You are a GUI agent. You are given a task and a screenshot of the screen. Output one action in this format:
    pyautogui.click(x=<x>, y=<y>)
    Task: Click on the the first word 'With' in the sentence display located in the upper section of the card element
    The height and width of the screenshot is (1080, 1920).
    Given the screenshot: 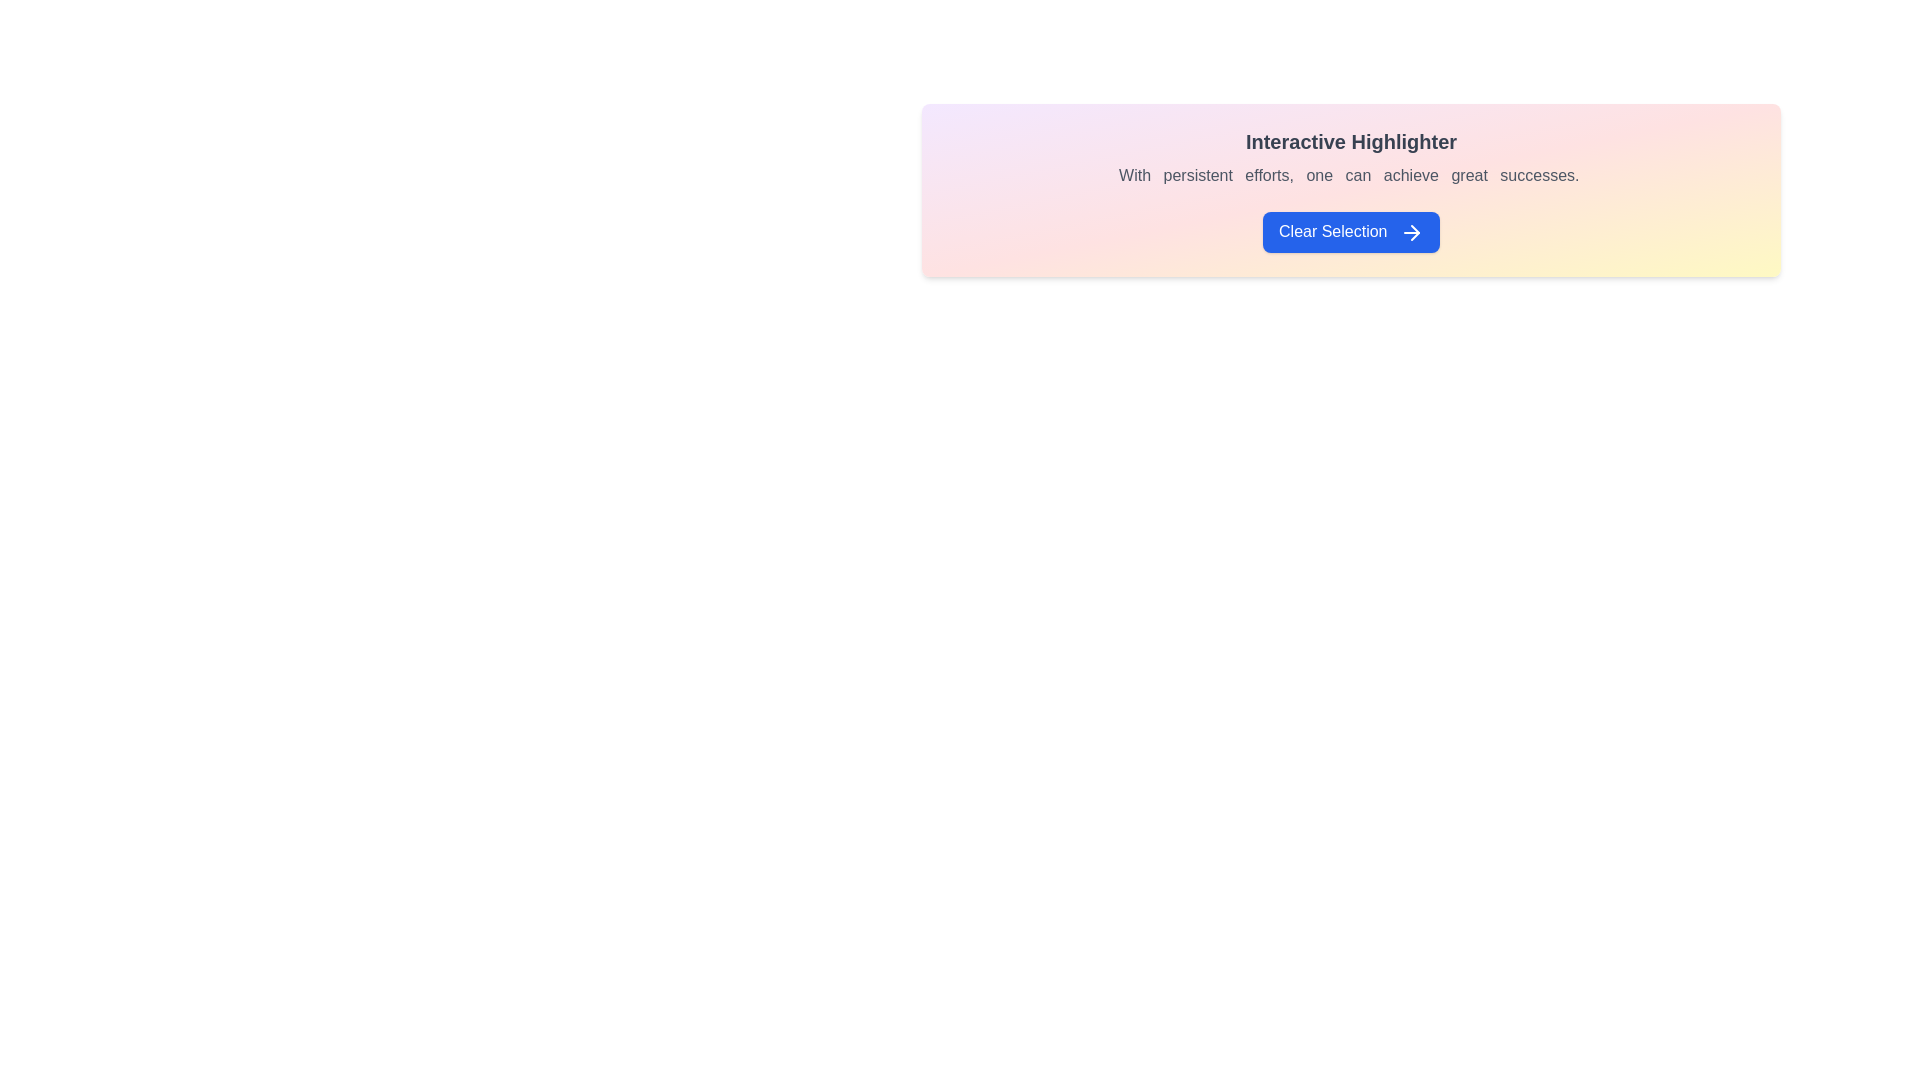 What is the action you would take?
    pyautogui.click(x=1137, y=174)
    